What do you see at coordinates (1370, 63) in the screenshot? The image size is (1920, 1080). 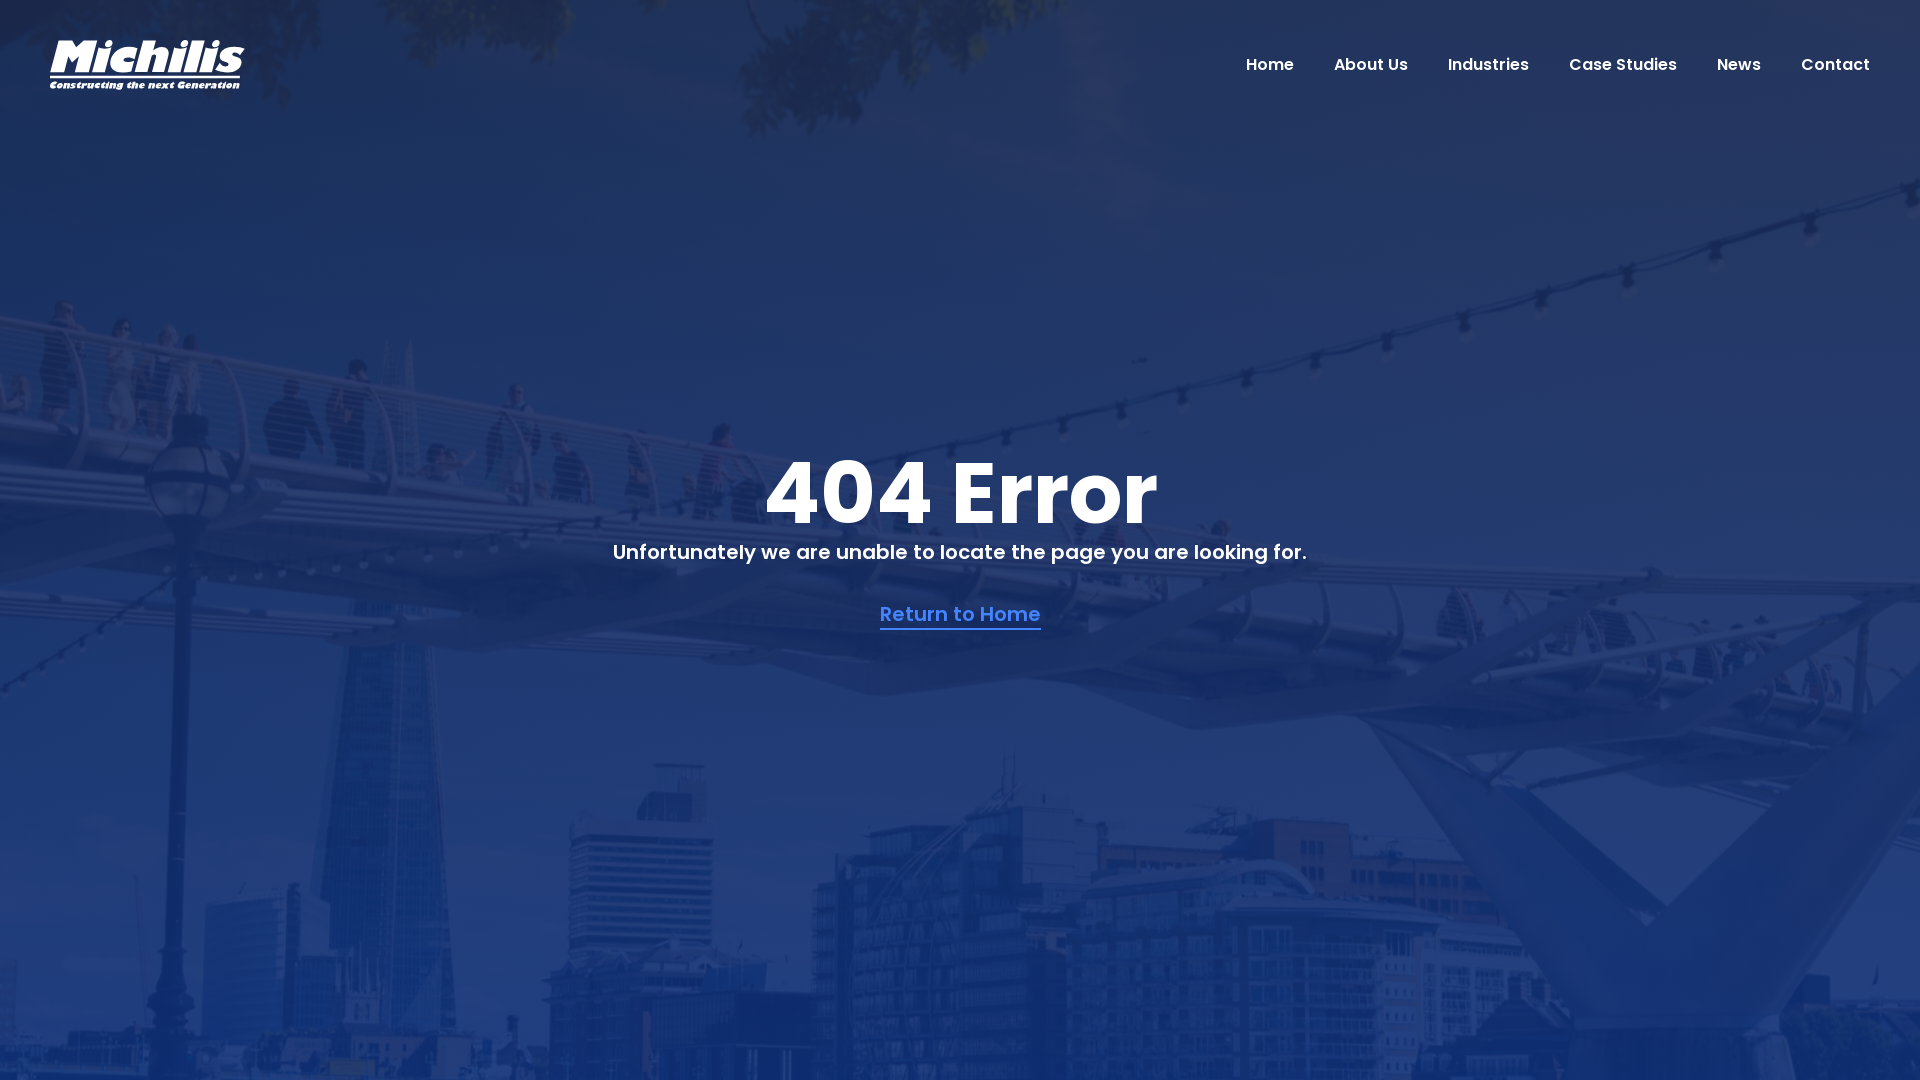 I see `'About Us'` at bounding box center [1370, 63].